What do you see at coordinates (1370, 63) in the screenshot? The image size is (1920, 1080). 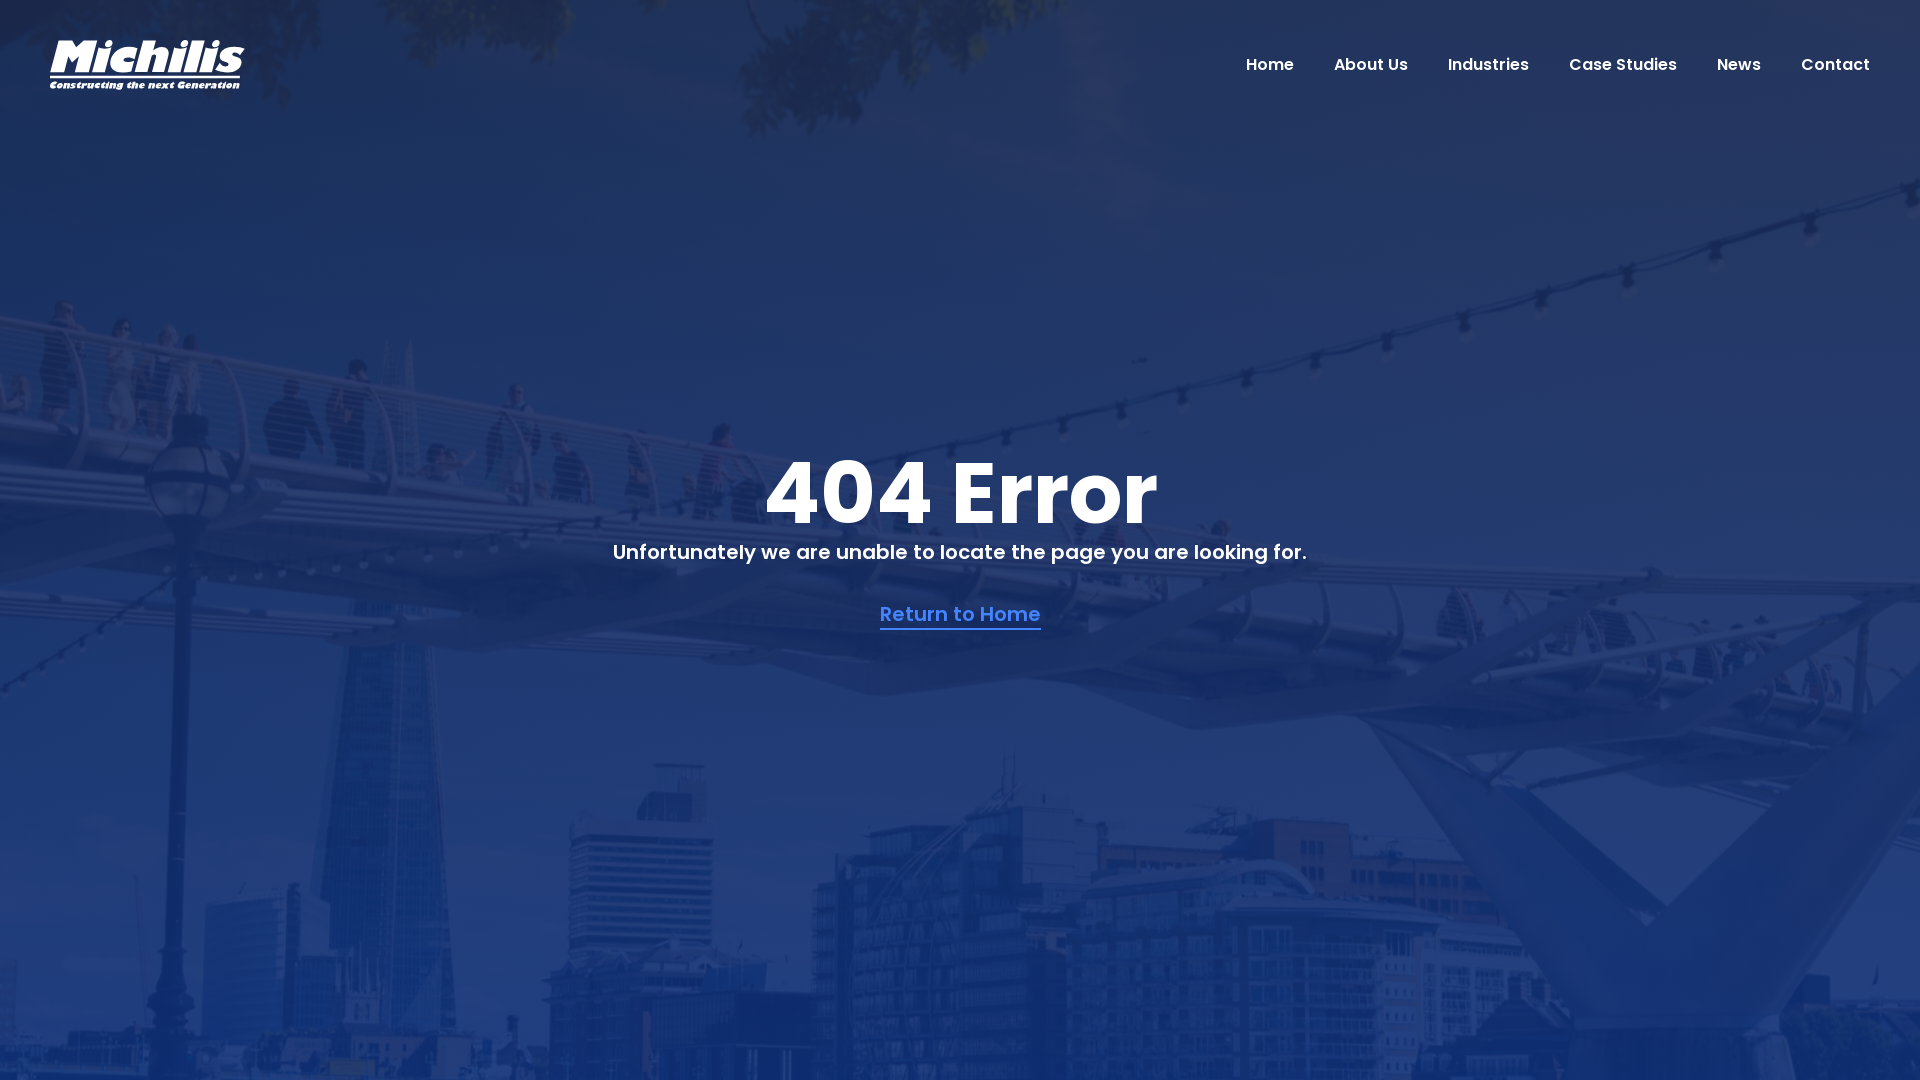 I see `'About Us'` at bounding box center [1370, 63].